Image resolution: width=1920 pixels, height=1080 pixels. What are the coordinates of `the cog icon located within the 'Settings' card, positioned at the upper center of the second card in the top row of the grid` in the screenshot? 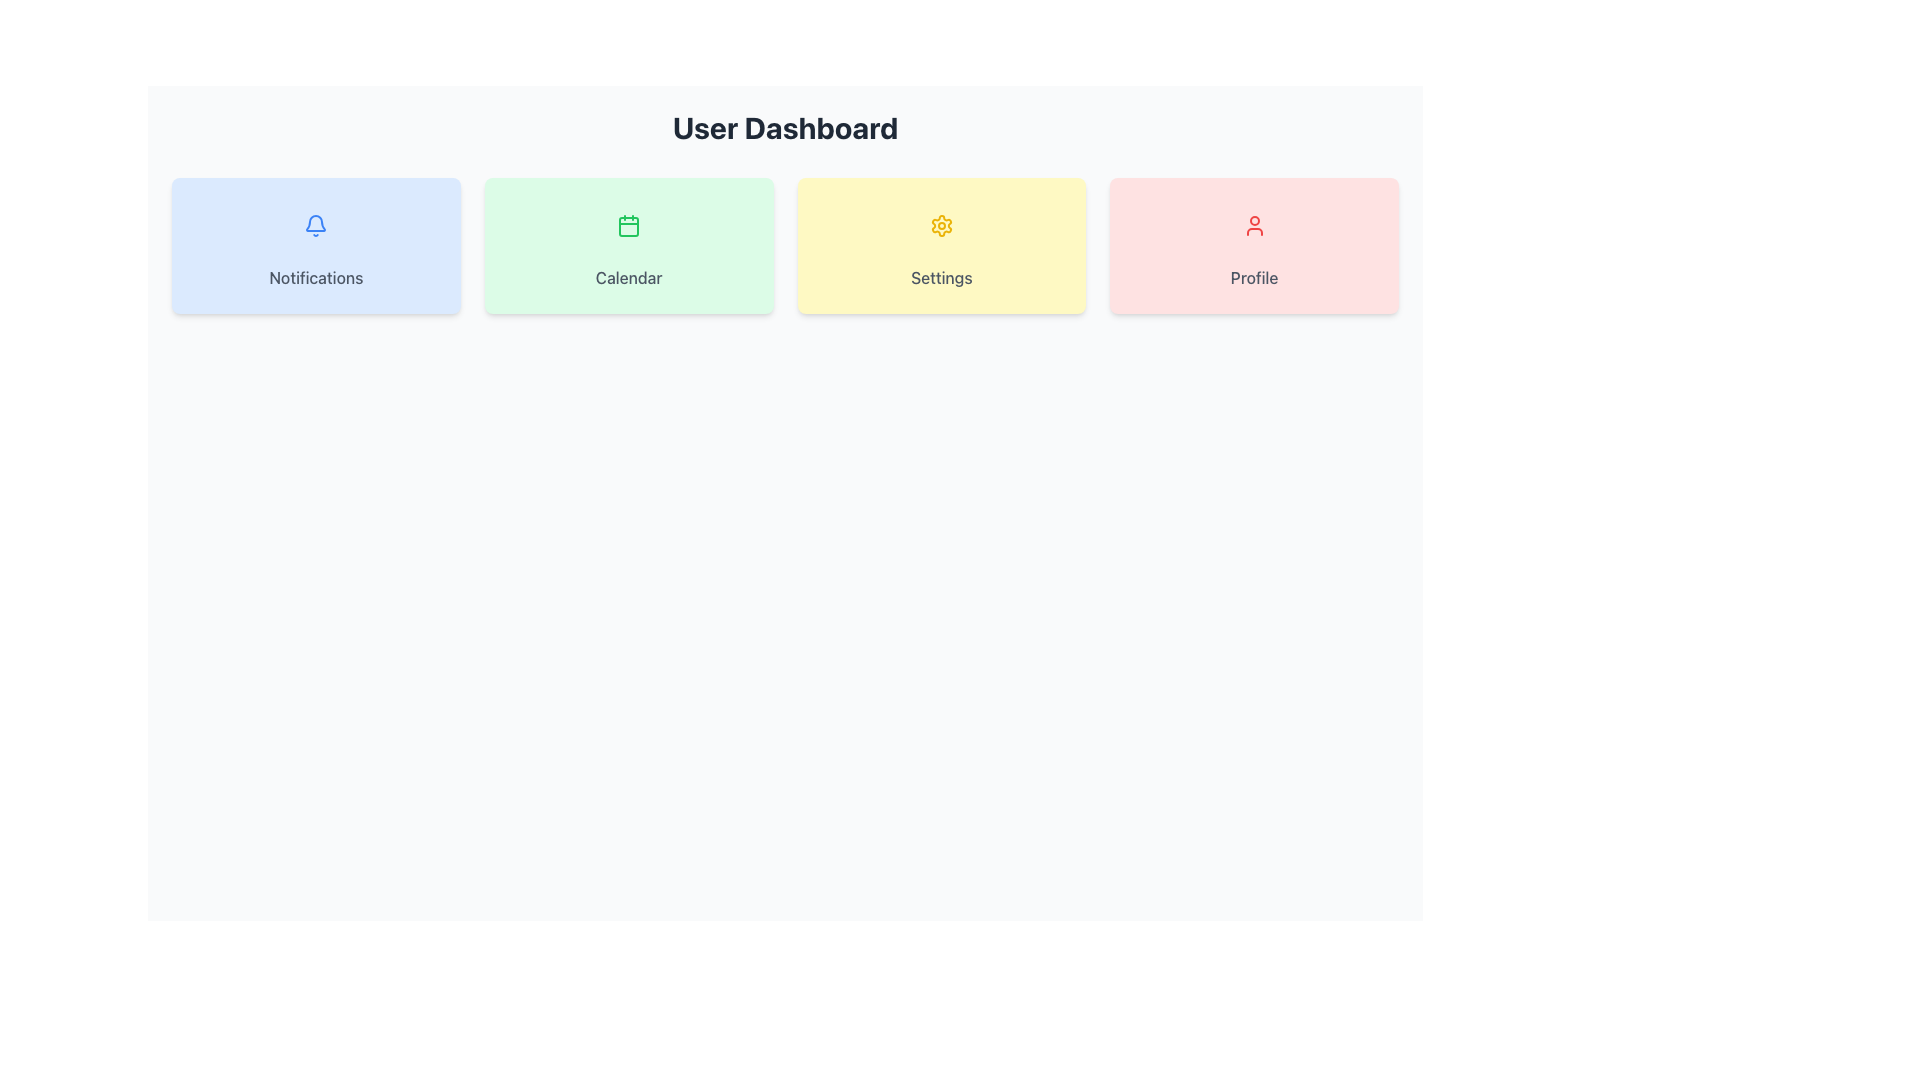 It's located at (940, 225).